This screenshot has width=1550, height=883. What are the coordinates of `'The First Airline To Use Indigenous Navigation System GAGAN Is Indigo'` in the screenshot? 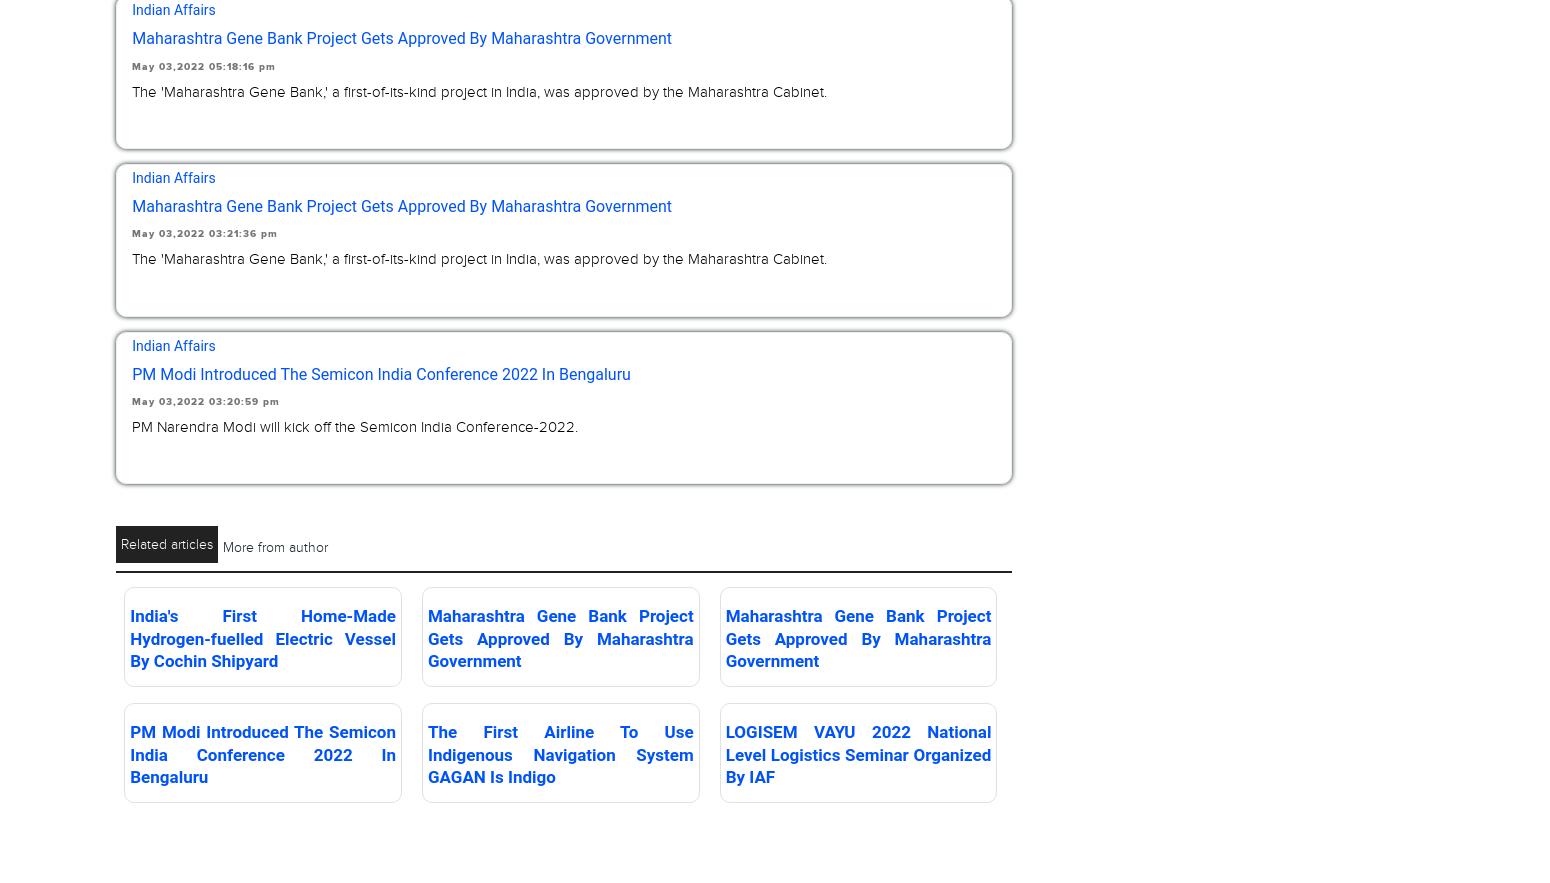 It's located at (560, 753).